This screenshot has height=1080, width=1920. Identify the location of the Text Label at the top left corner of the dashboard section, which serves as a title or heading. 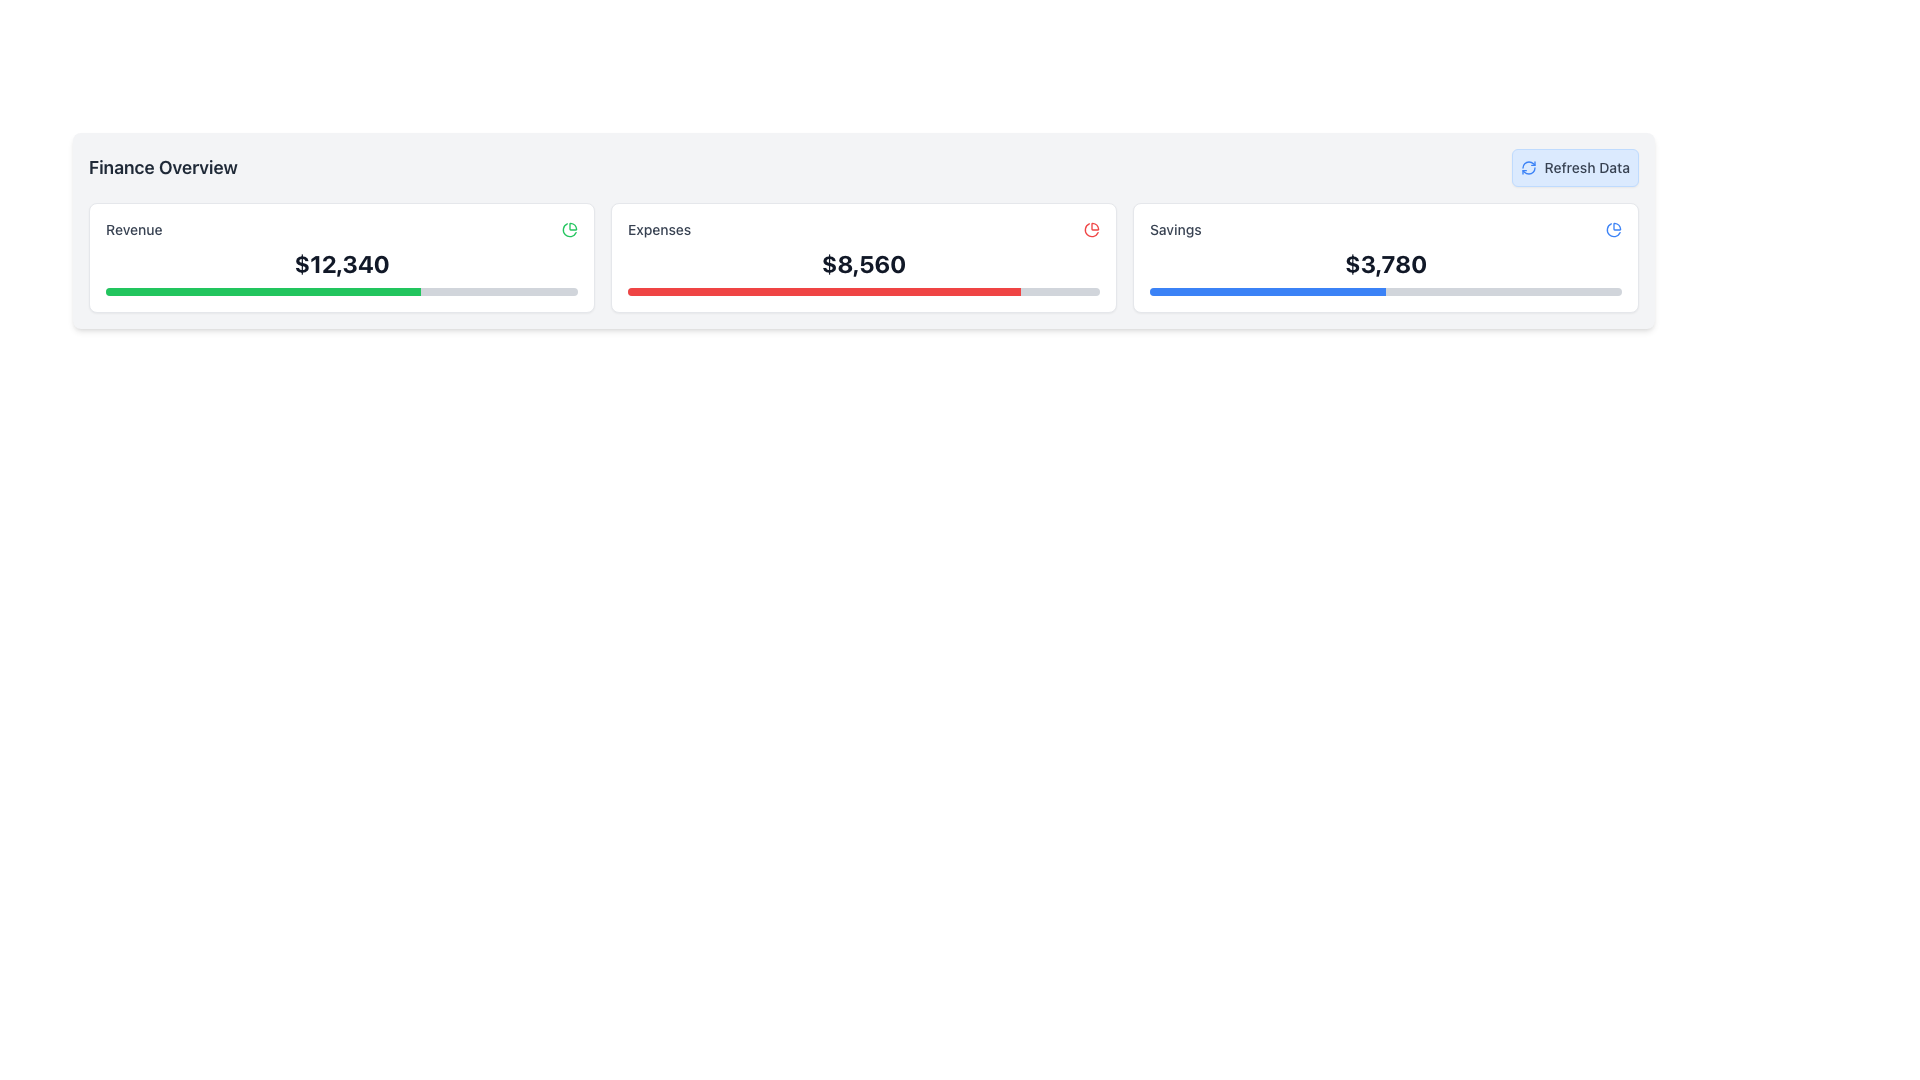
(163, 167).